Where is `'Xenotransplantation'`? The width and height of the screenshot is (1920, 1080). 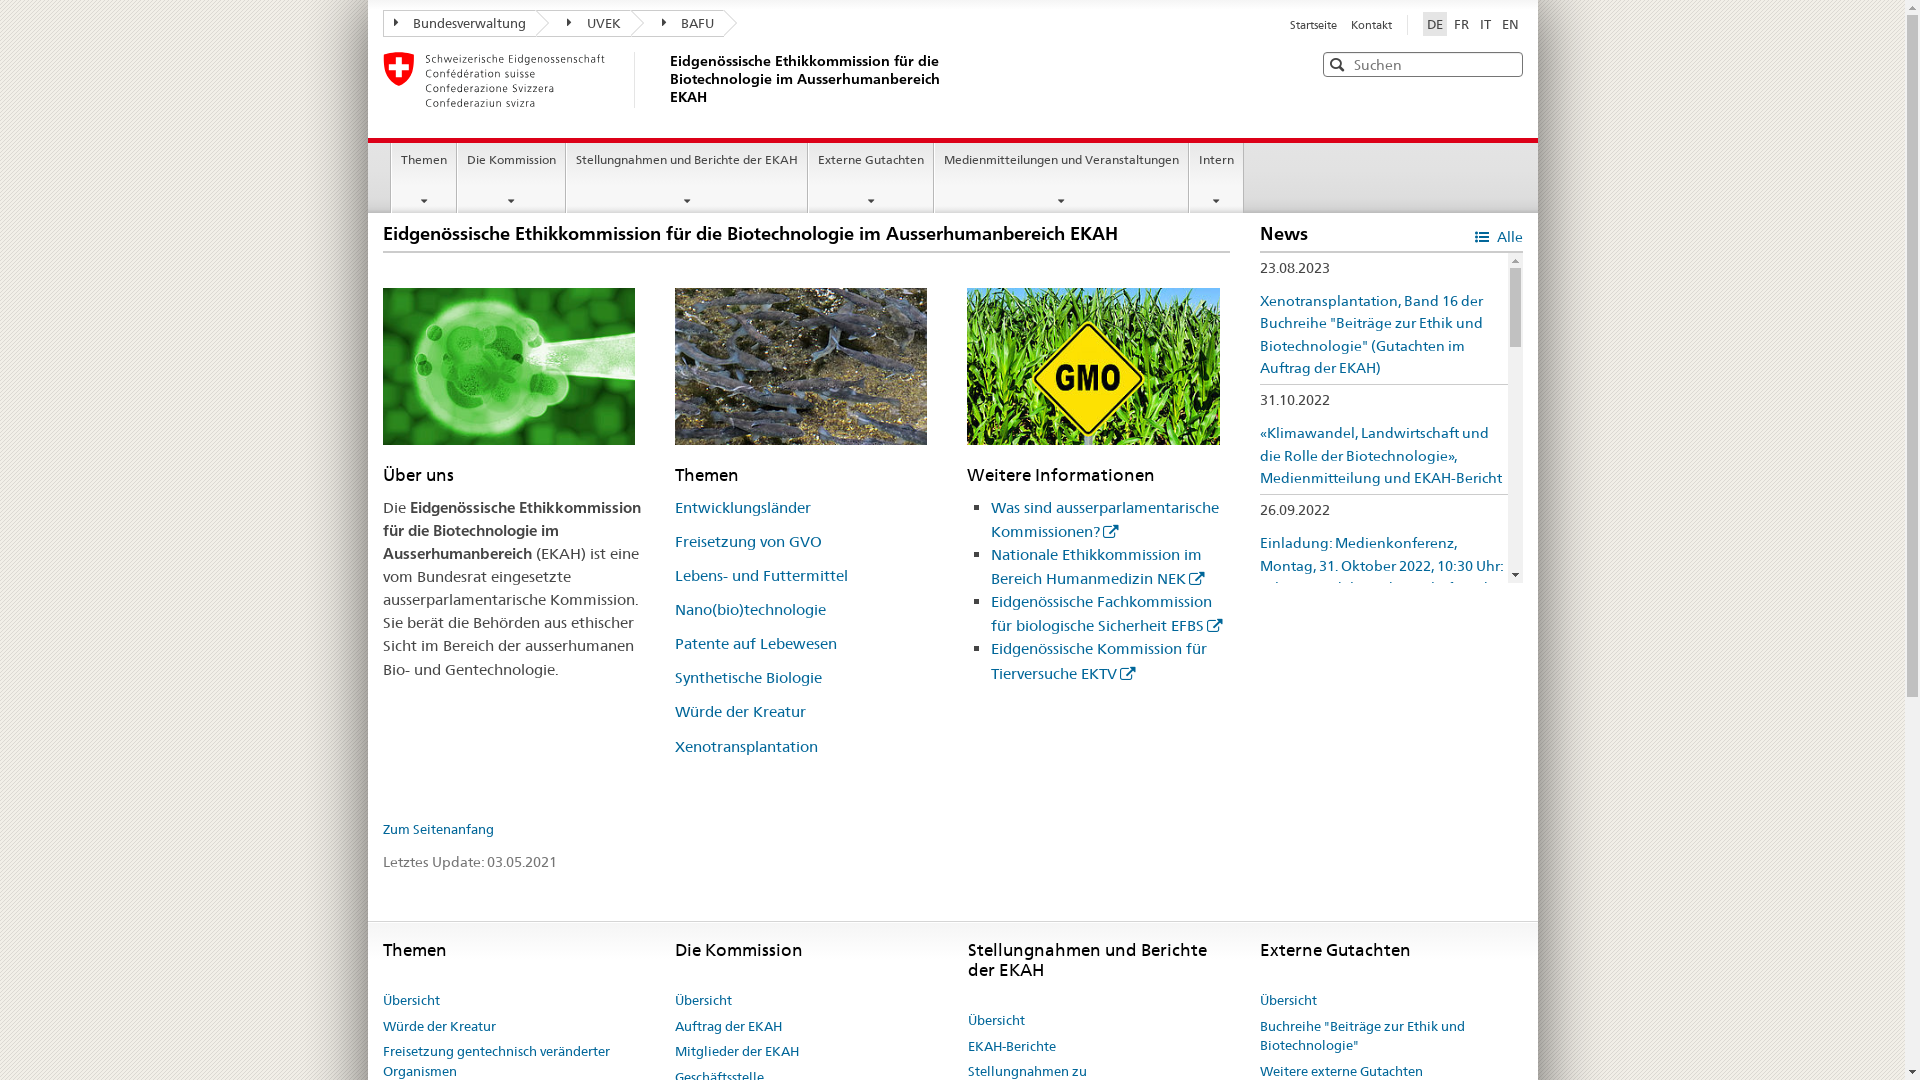
'Xenotransplantation' is located at coordinates (745, 746).